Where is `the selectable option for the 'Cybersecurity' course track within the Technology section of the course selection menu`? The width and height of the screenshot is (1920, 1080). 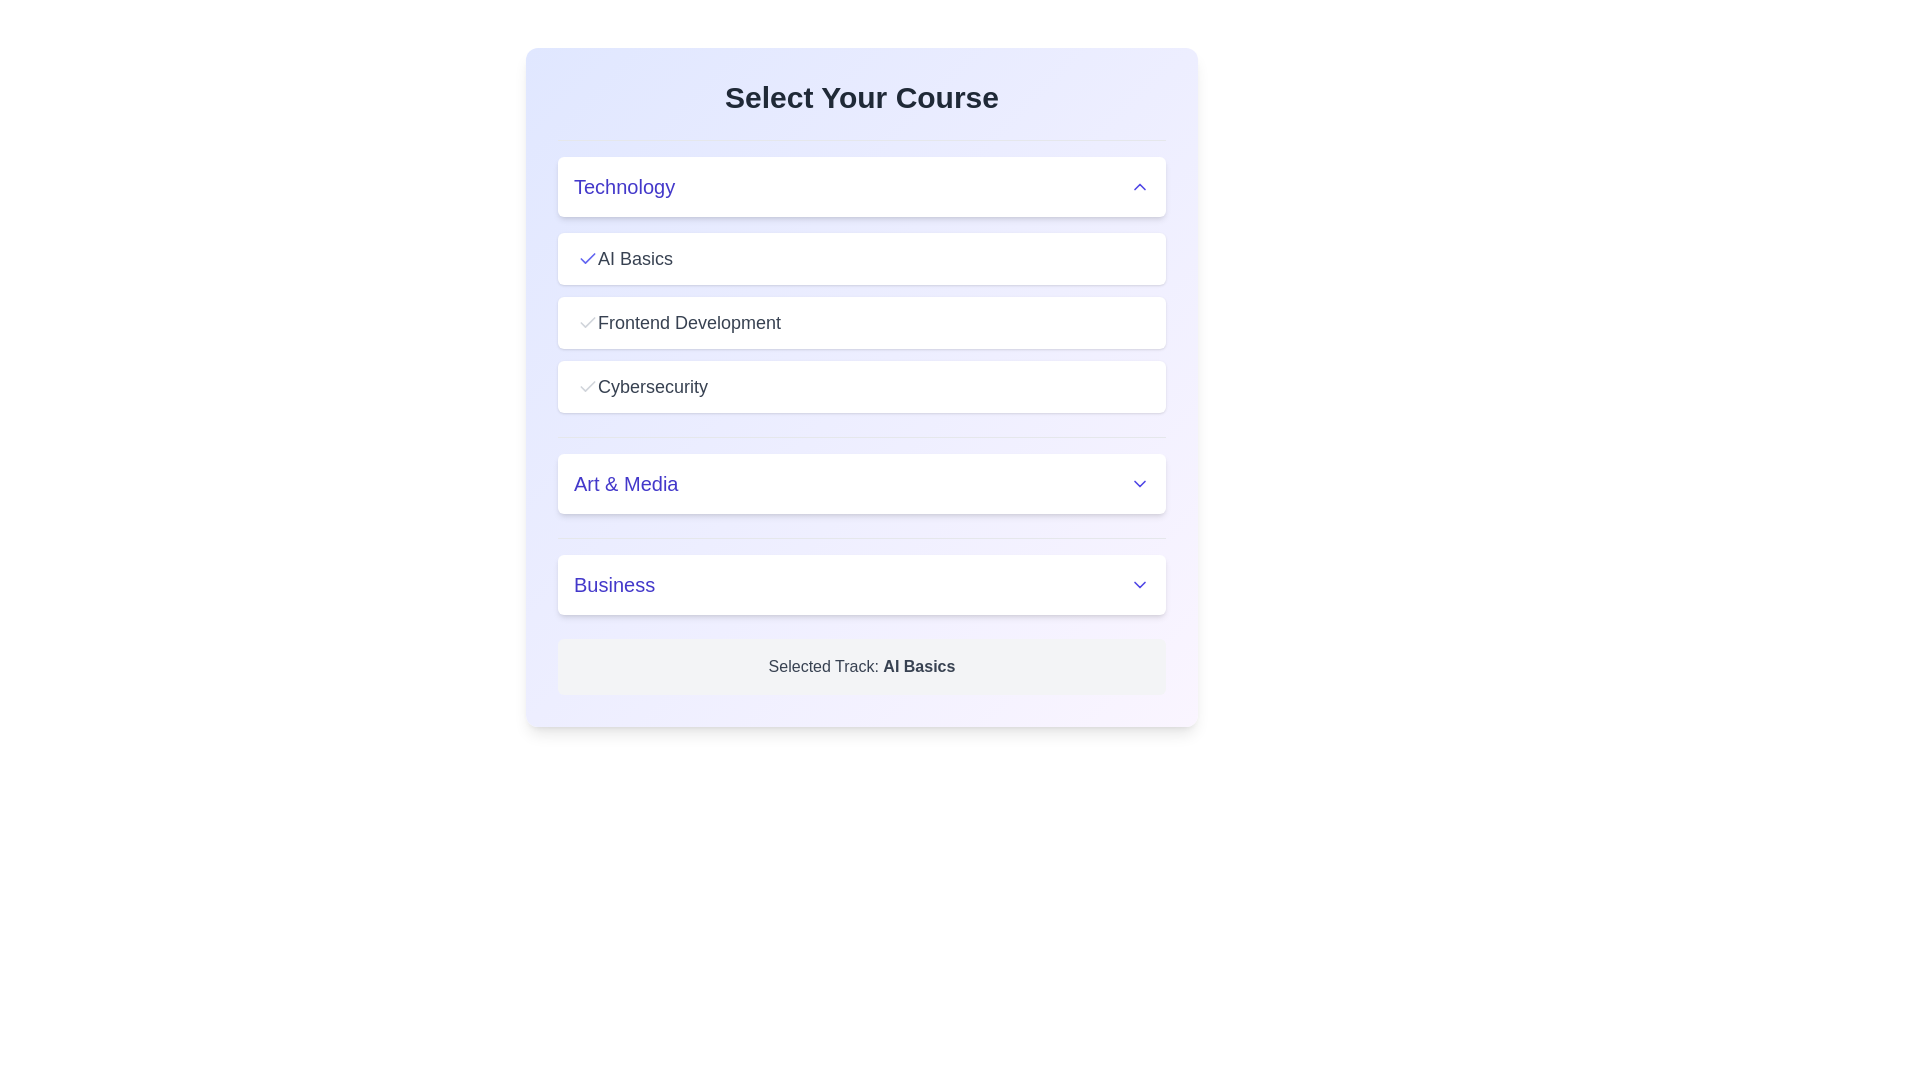 the selectable option for the 'Cybersecurity' course track within the Technology section of the course selection menu is located at coordinates (652, 386).